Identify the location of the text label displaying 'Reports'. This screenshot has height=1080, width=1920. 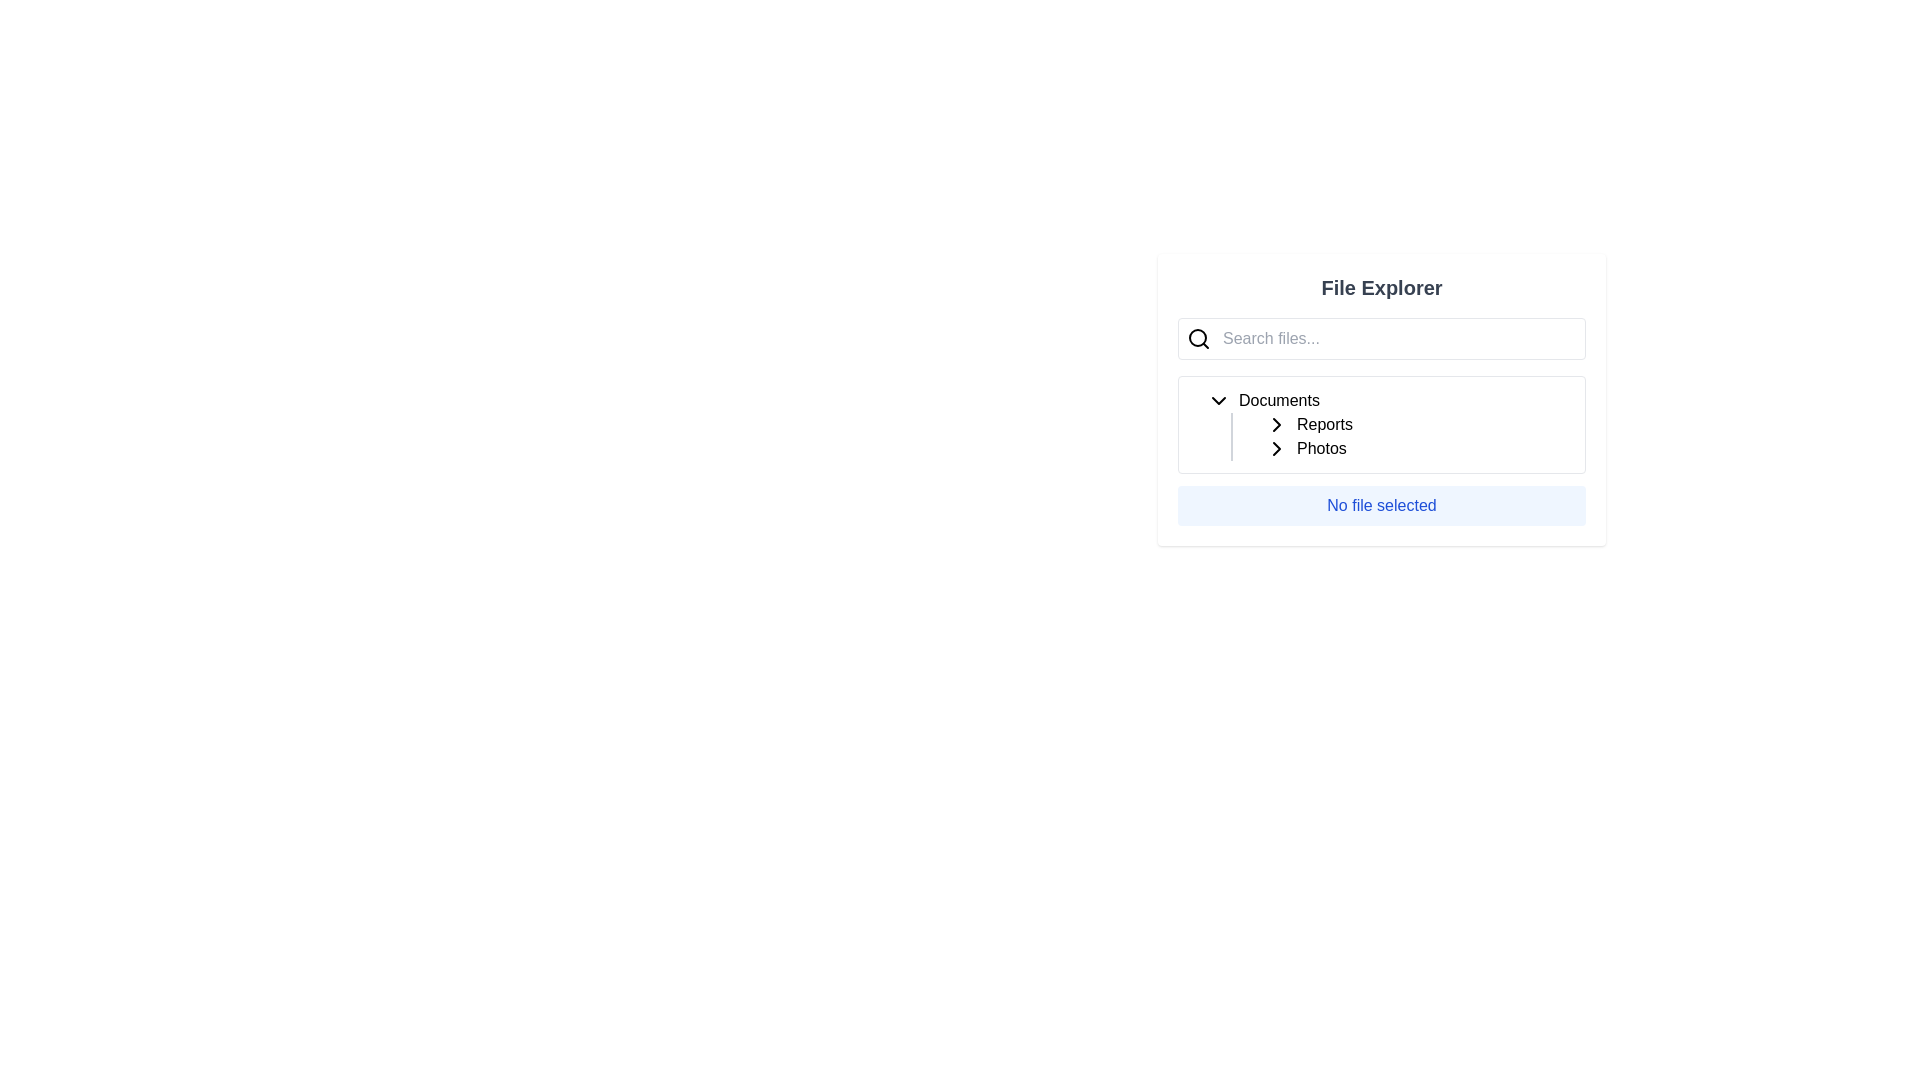
(1324, 423).